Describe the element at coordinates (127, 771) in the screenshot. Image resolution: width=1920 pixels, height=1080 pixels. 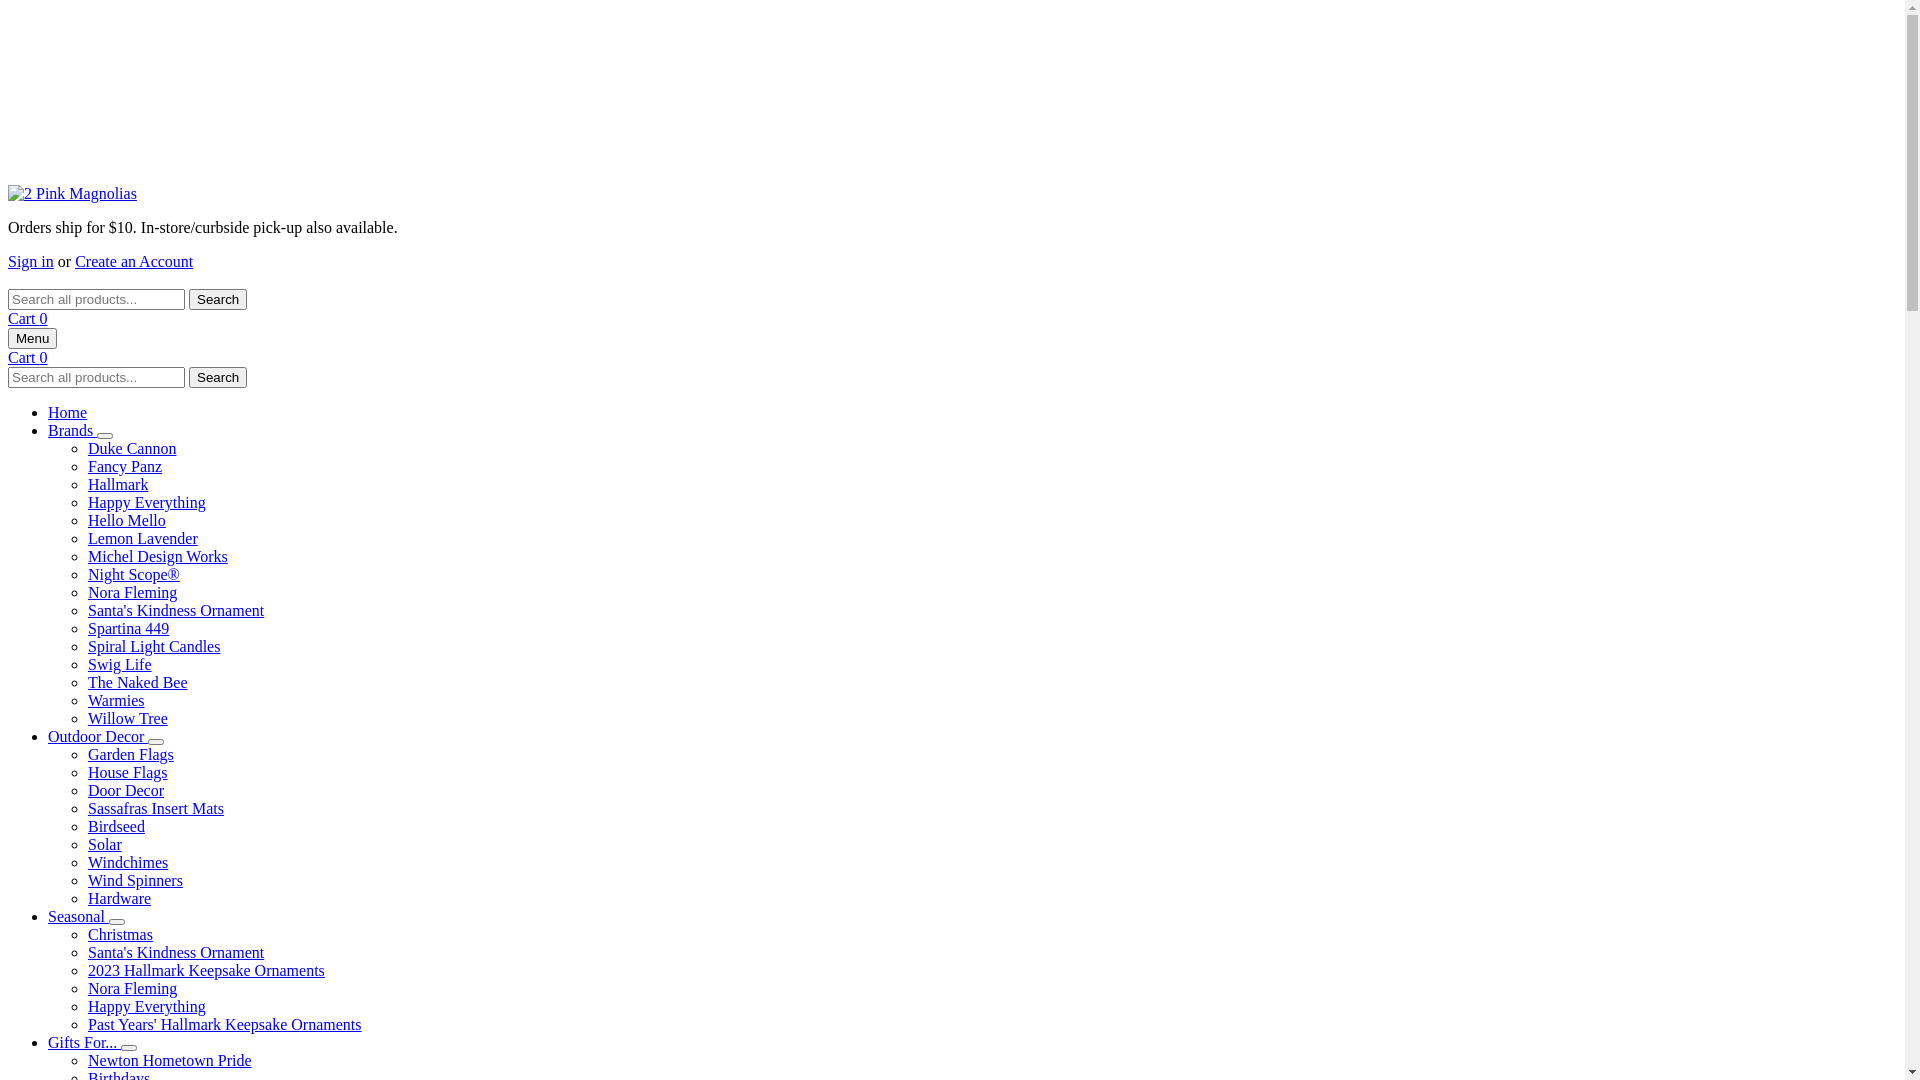
I see `'House Flags'` at that location.